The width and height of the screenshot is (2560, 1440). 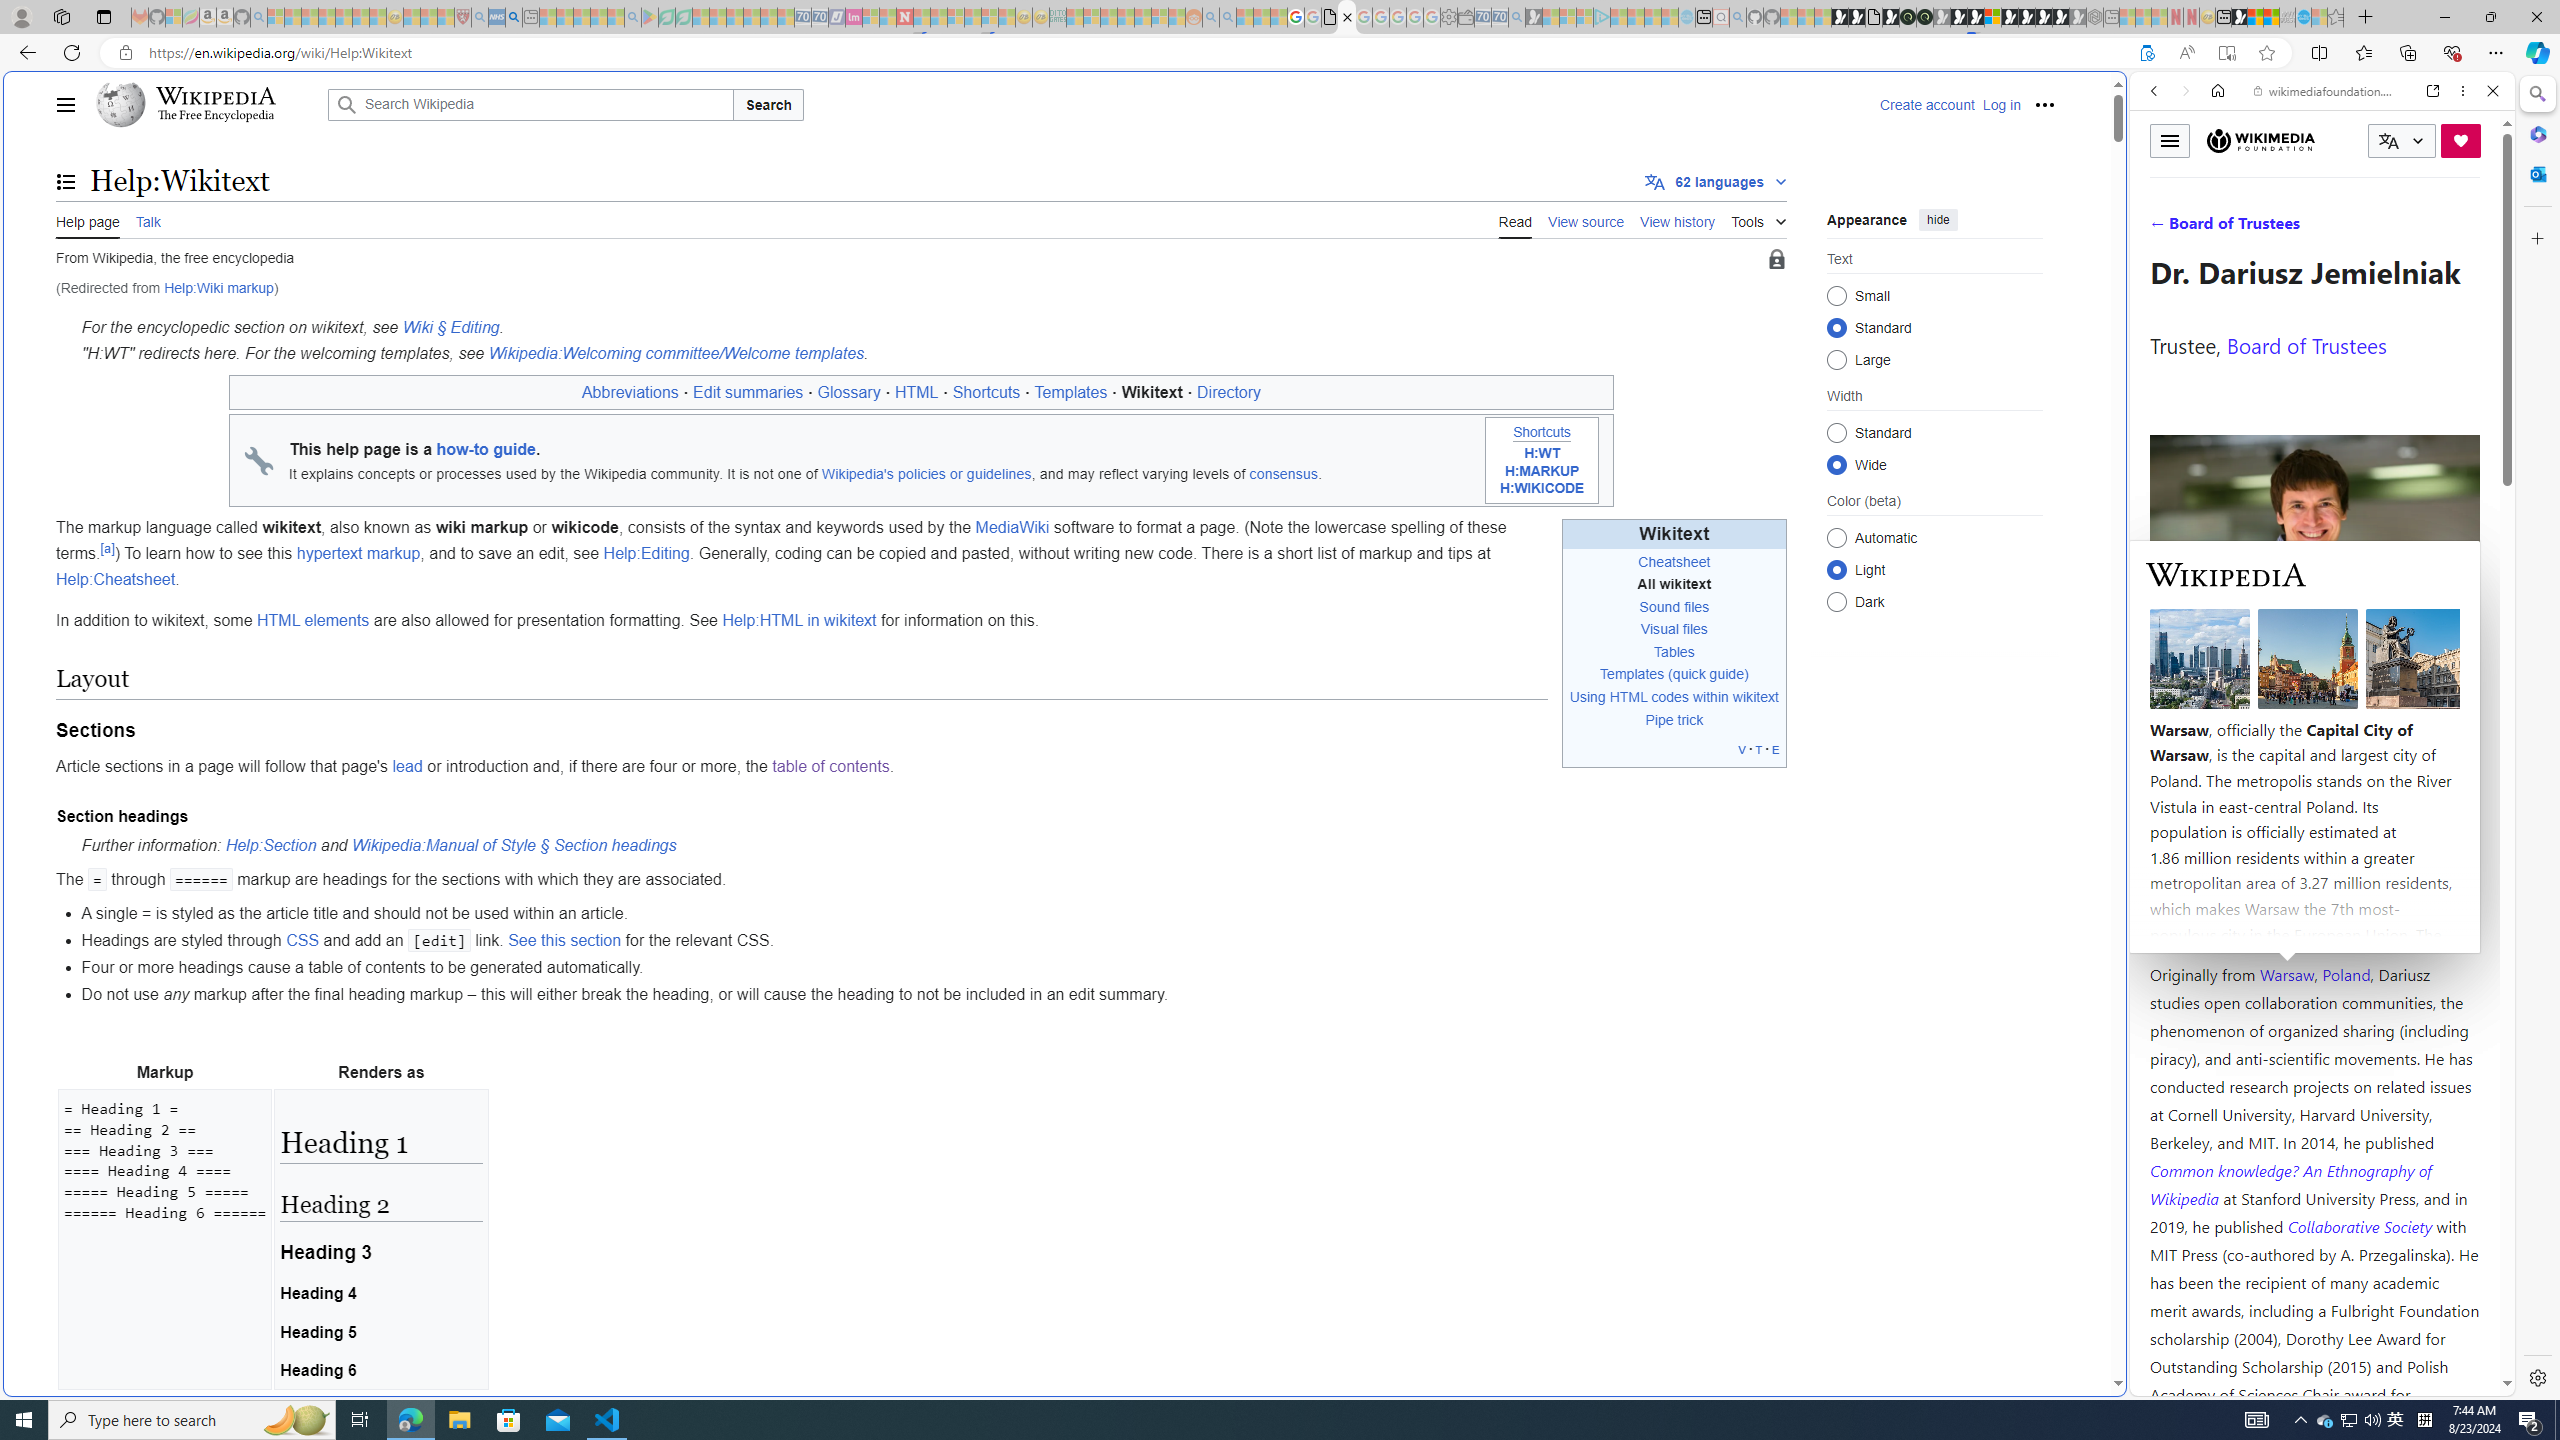 I want to click on 'Profile on Meta-Wiki', so click(x=2239, y=712).